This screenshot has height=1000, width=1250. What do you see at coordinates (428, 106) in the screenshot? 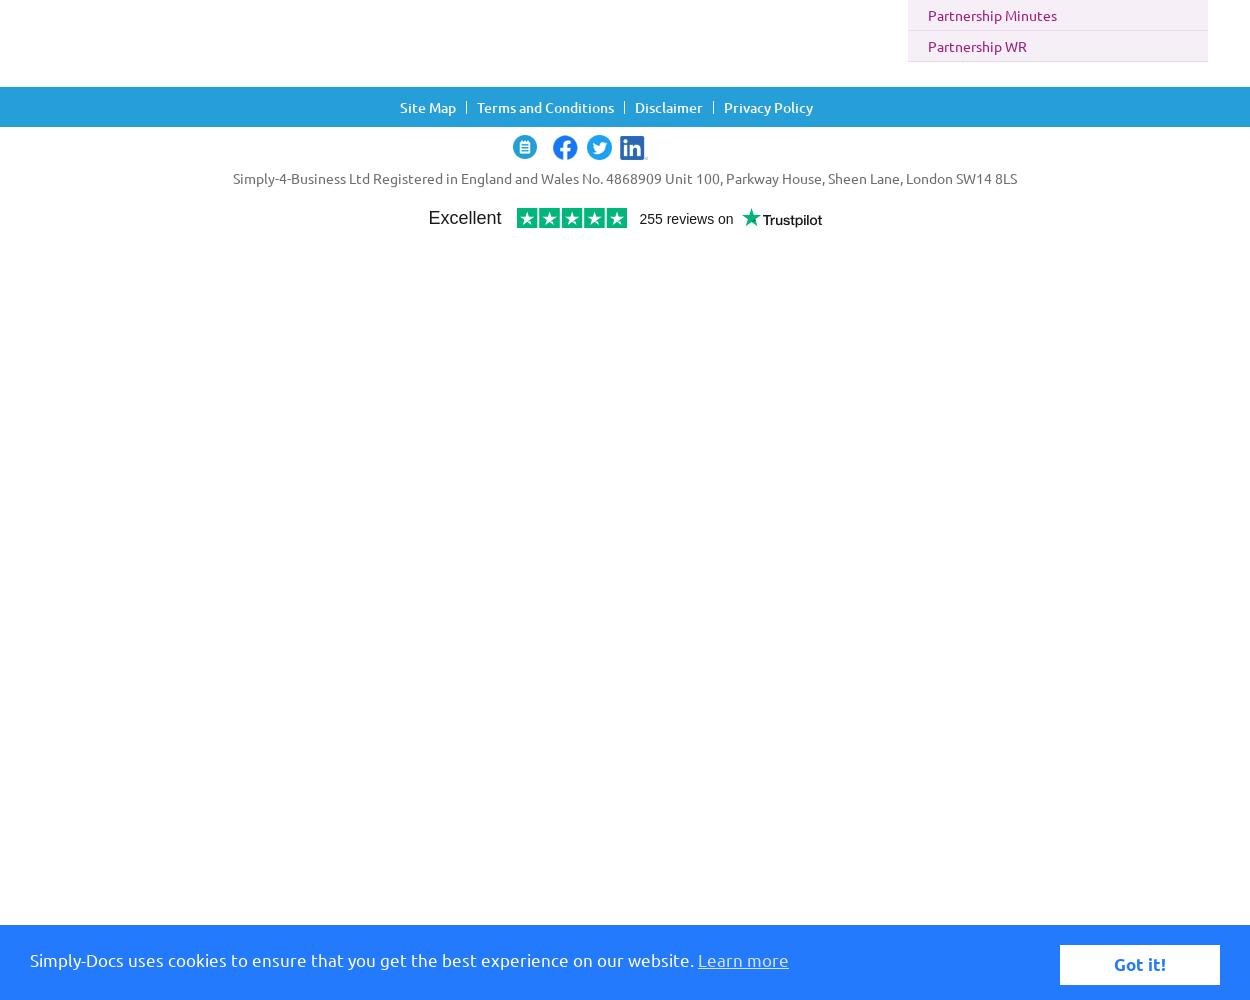
I see `'Site Map'` at bounding box center [428, 106].